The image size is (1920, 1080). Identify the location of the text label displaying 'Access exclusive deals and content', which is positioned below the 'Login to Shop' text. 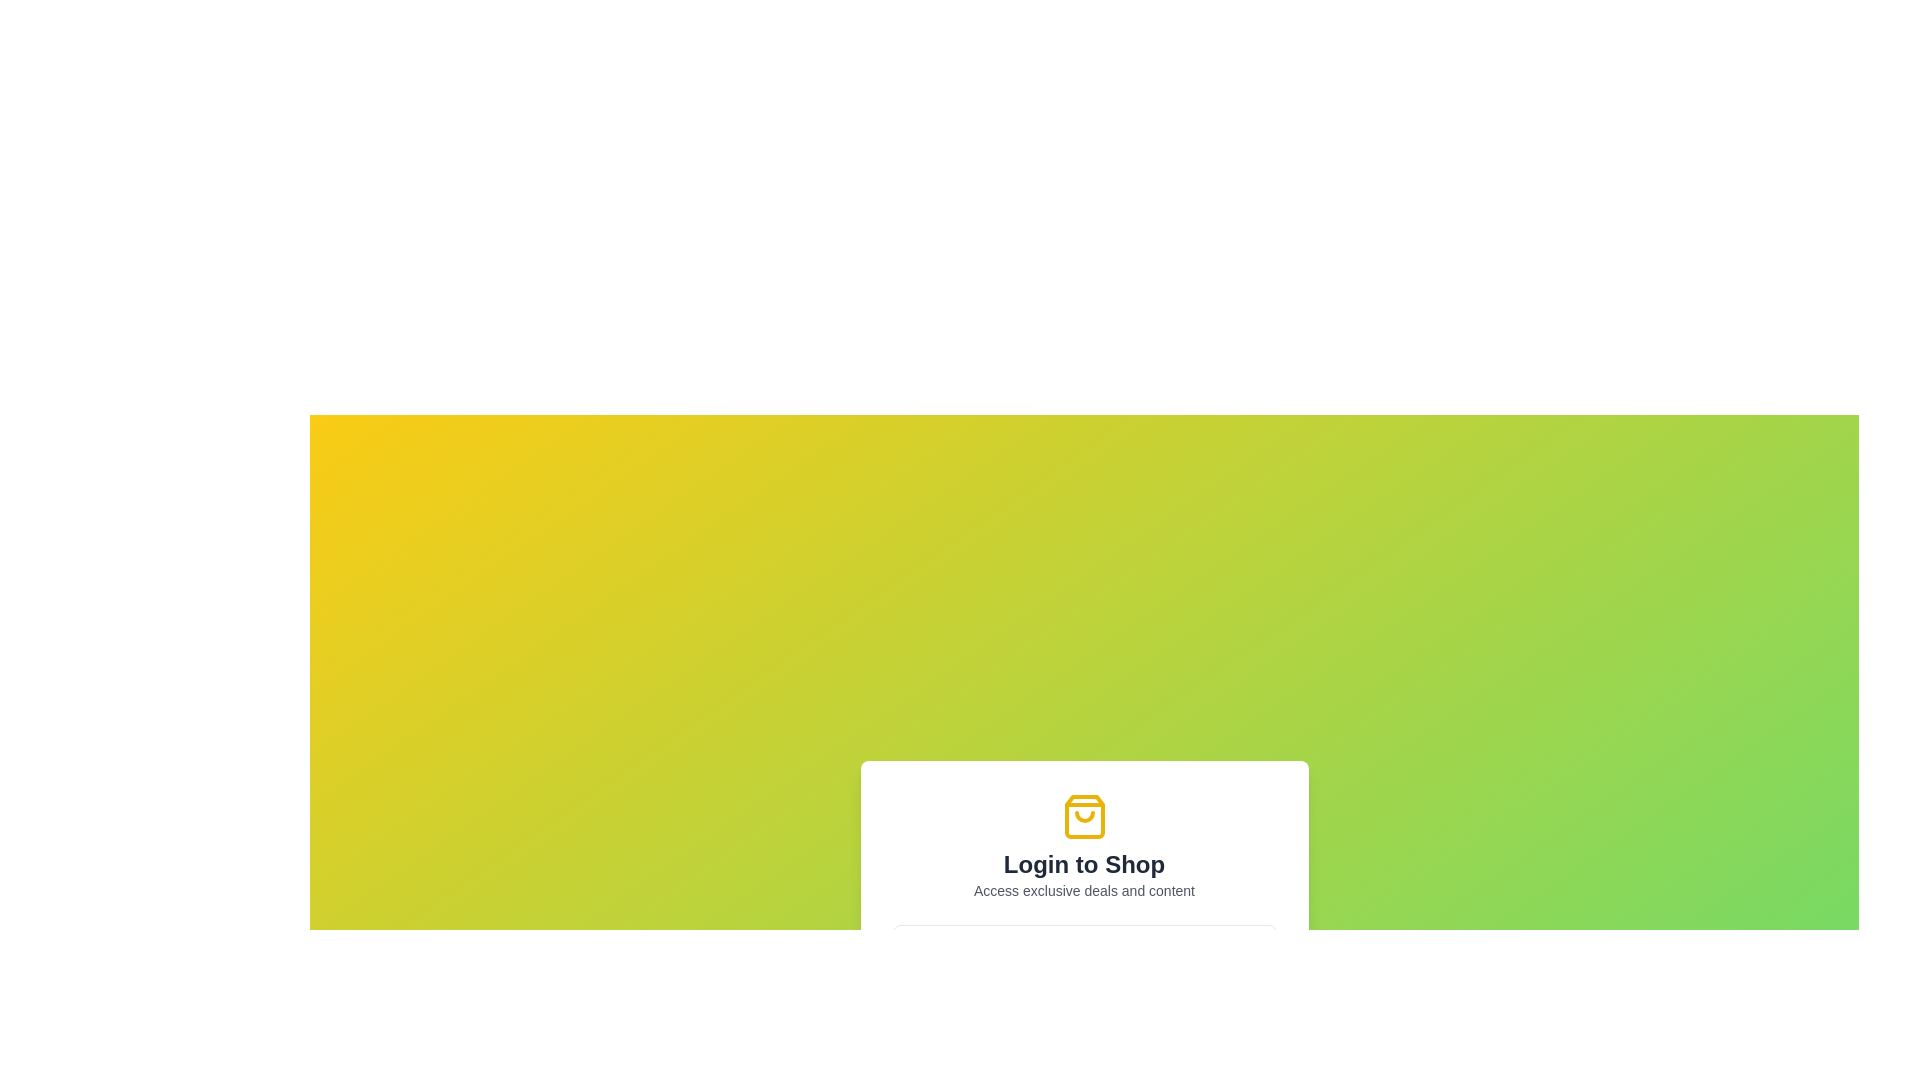
(1083, 890).